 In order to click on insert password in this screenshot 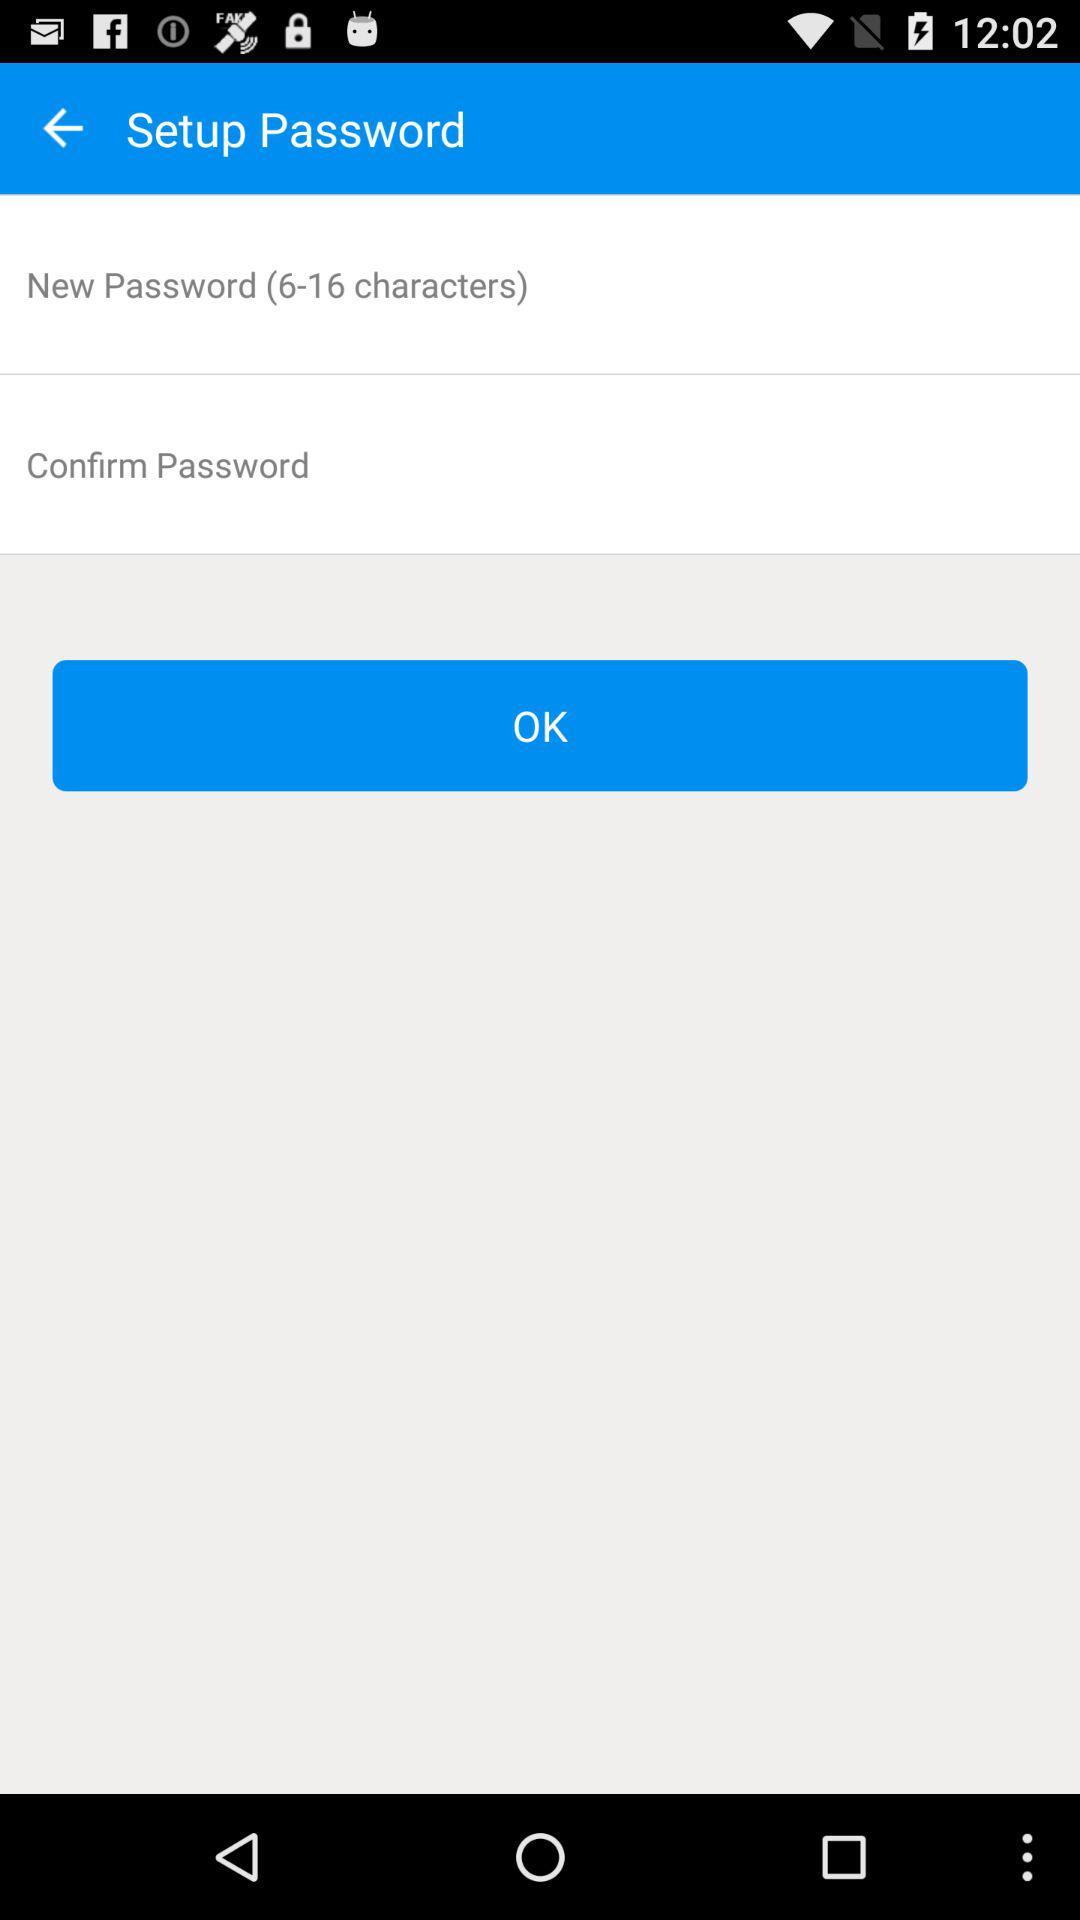, I will do `click(540, 283)`.